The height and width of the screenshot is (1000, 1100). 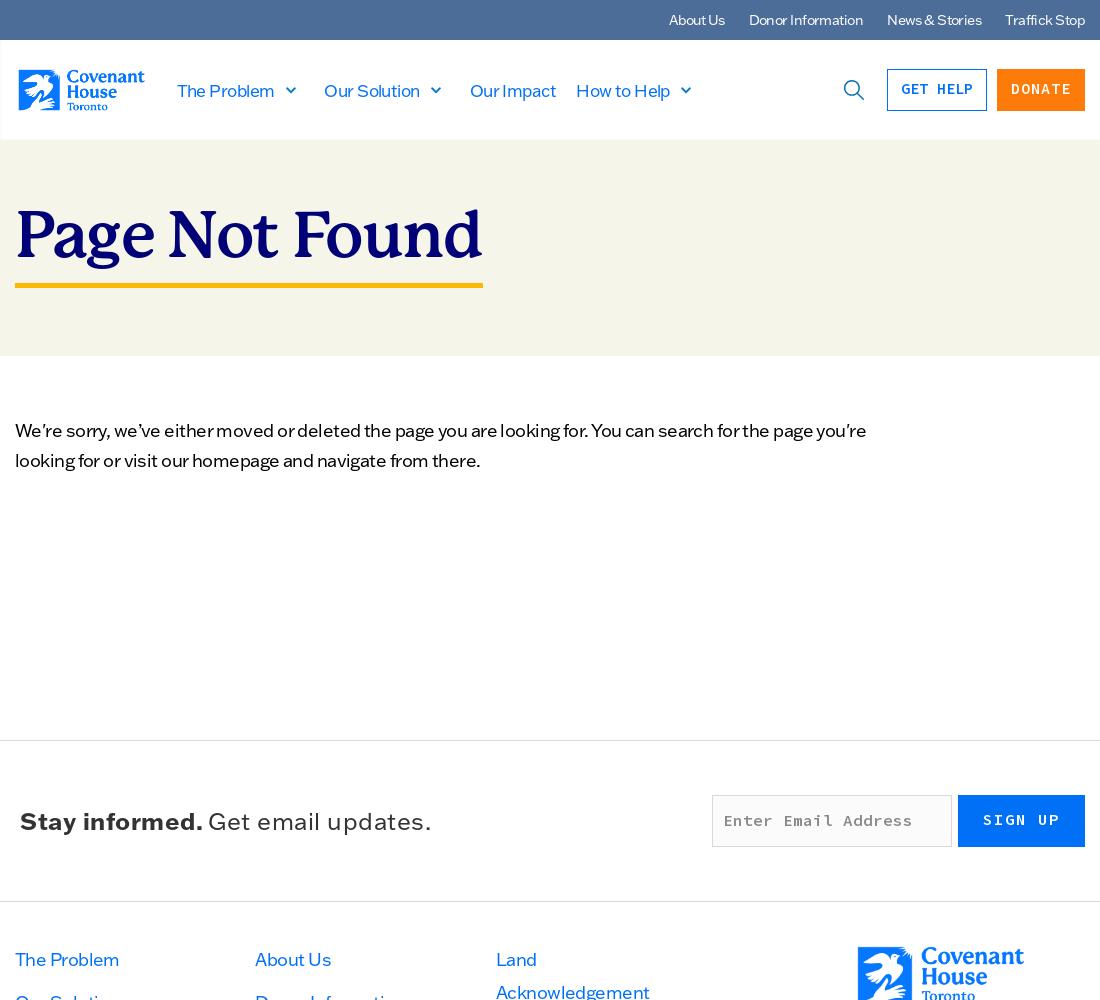 I want to click on 'Our Impact', so click(x=512, y=88).